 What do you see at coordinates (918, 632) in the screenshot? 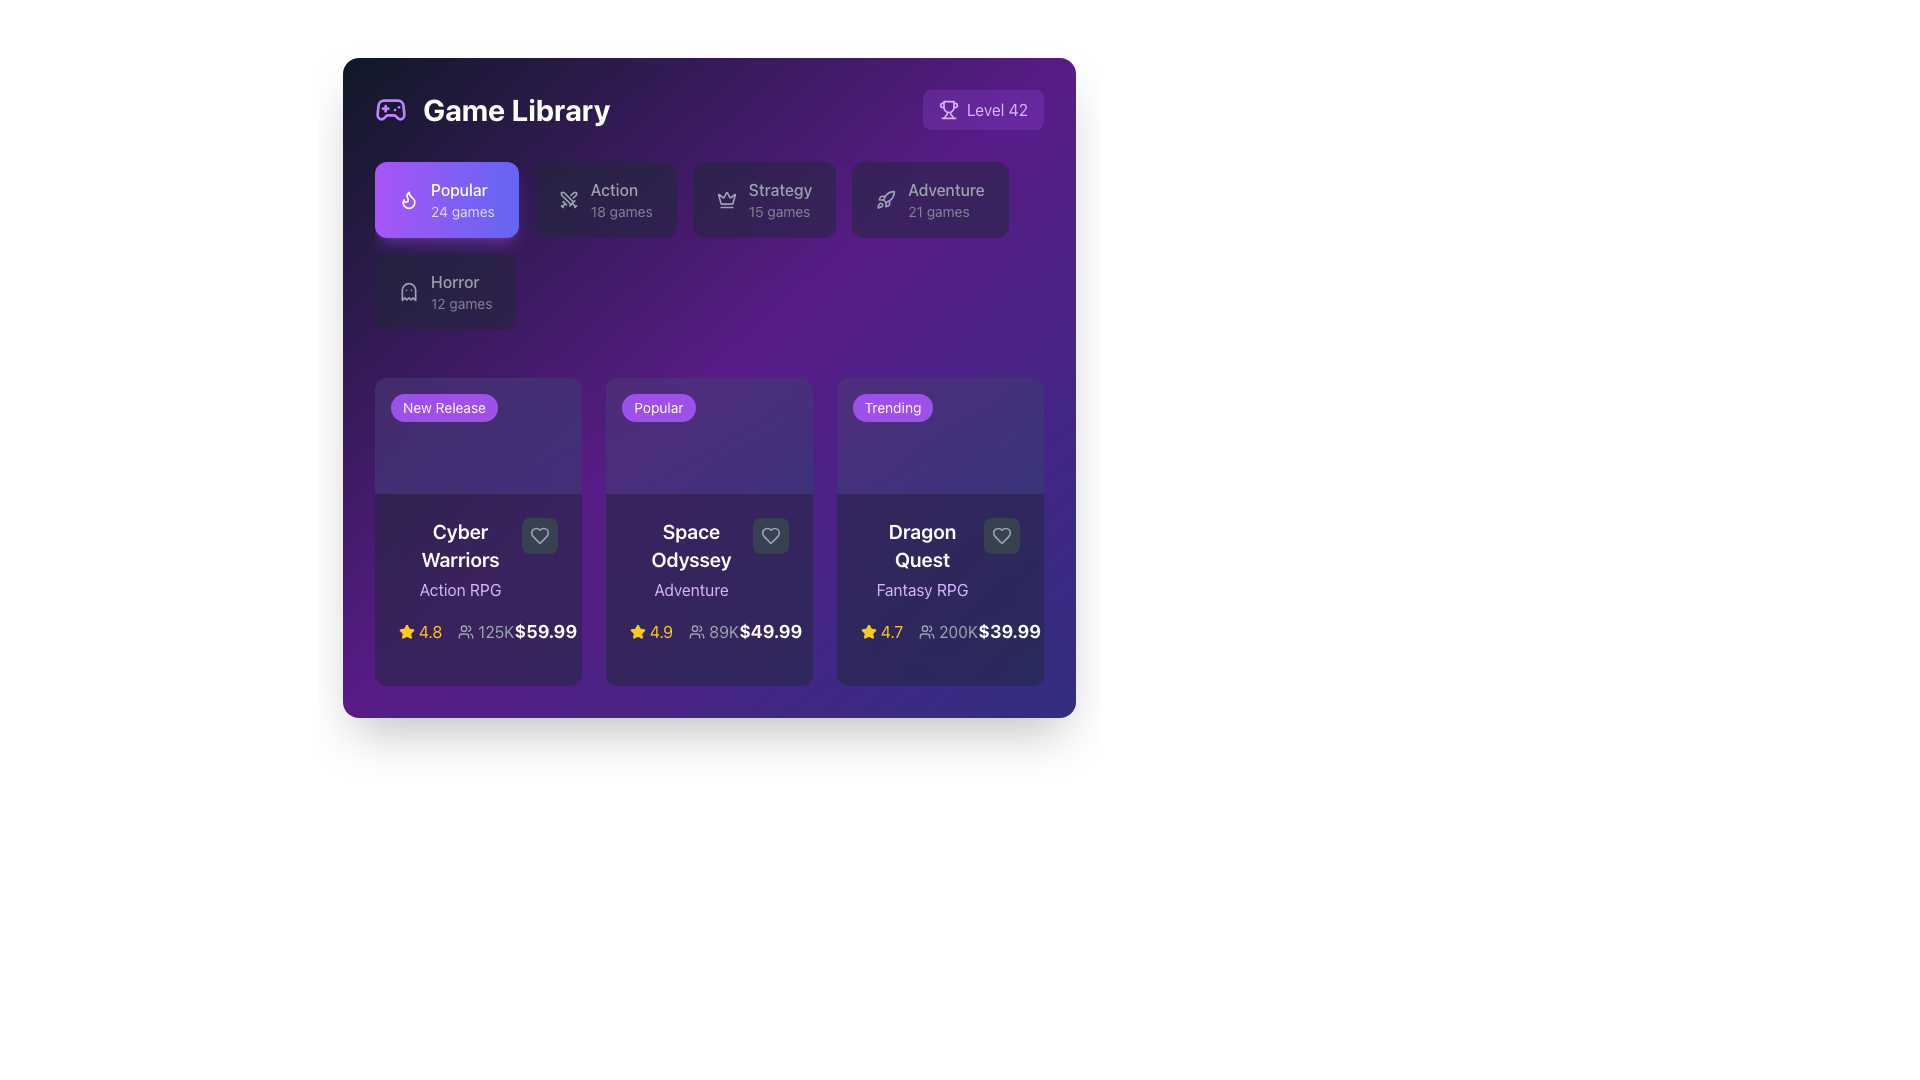
I see `the information display element showing the rating '4.7' and popularity '200K' for the 'Dragon Quest' game in the bottom-right corner of the game card` at bounding box center [918, 632].